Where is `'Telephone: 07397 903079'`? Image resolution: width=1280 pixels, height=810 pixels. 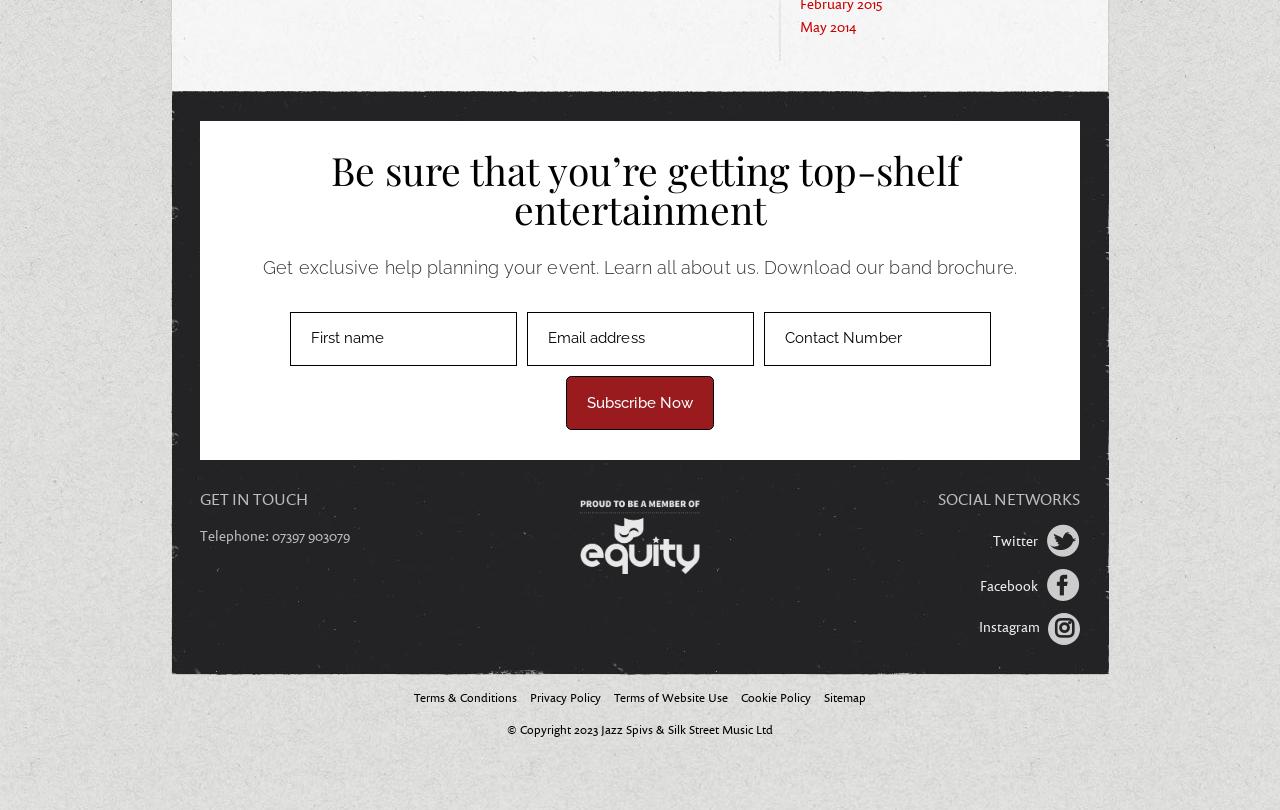 'Telephone: 07397 903079' is located at coordinates (273, 535).